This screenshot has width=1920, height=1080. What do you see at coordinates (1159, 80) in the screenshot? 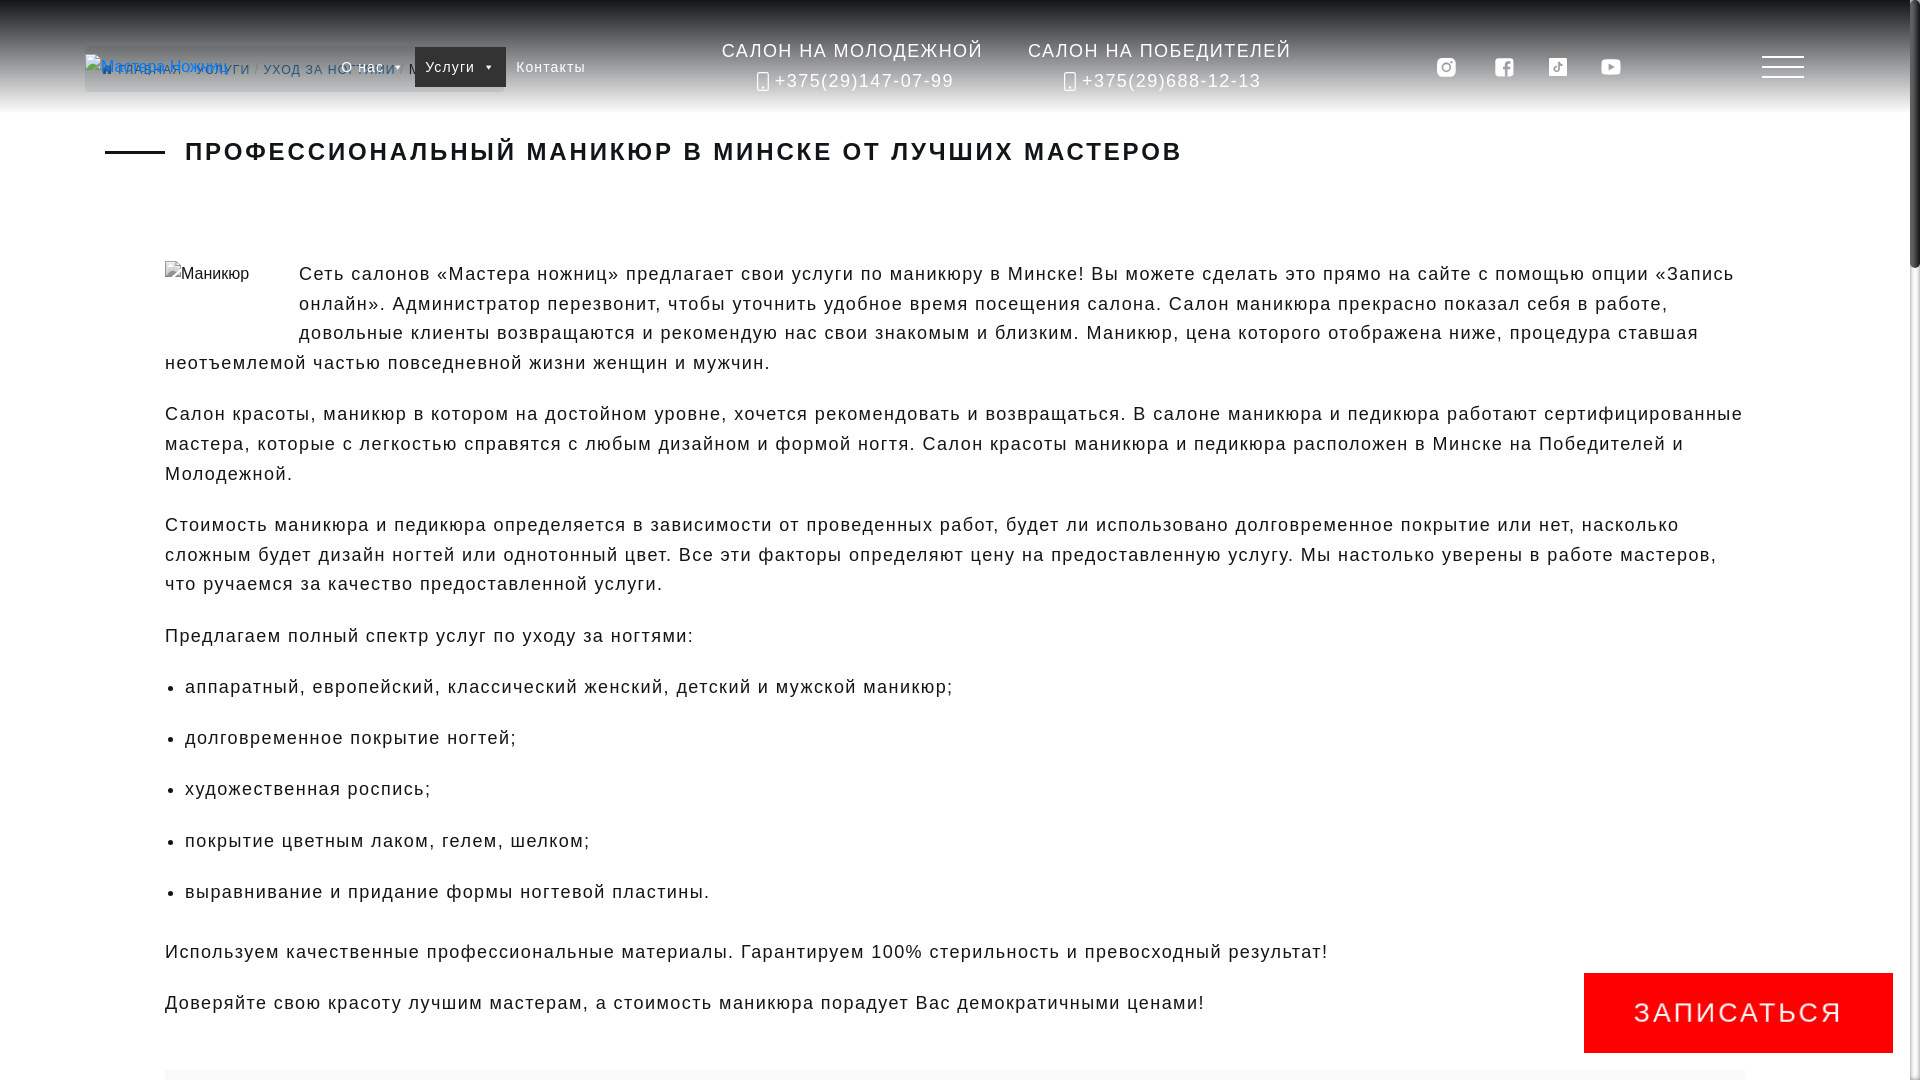
I see `'+375(29)688-12-13'` at bounding box center [1159, 80].